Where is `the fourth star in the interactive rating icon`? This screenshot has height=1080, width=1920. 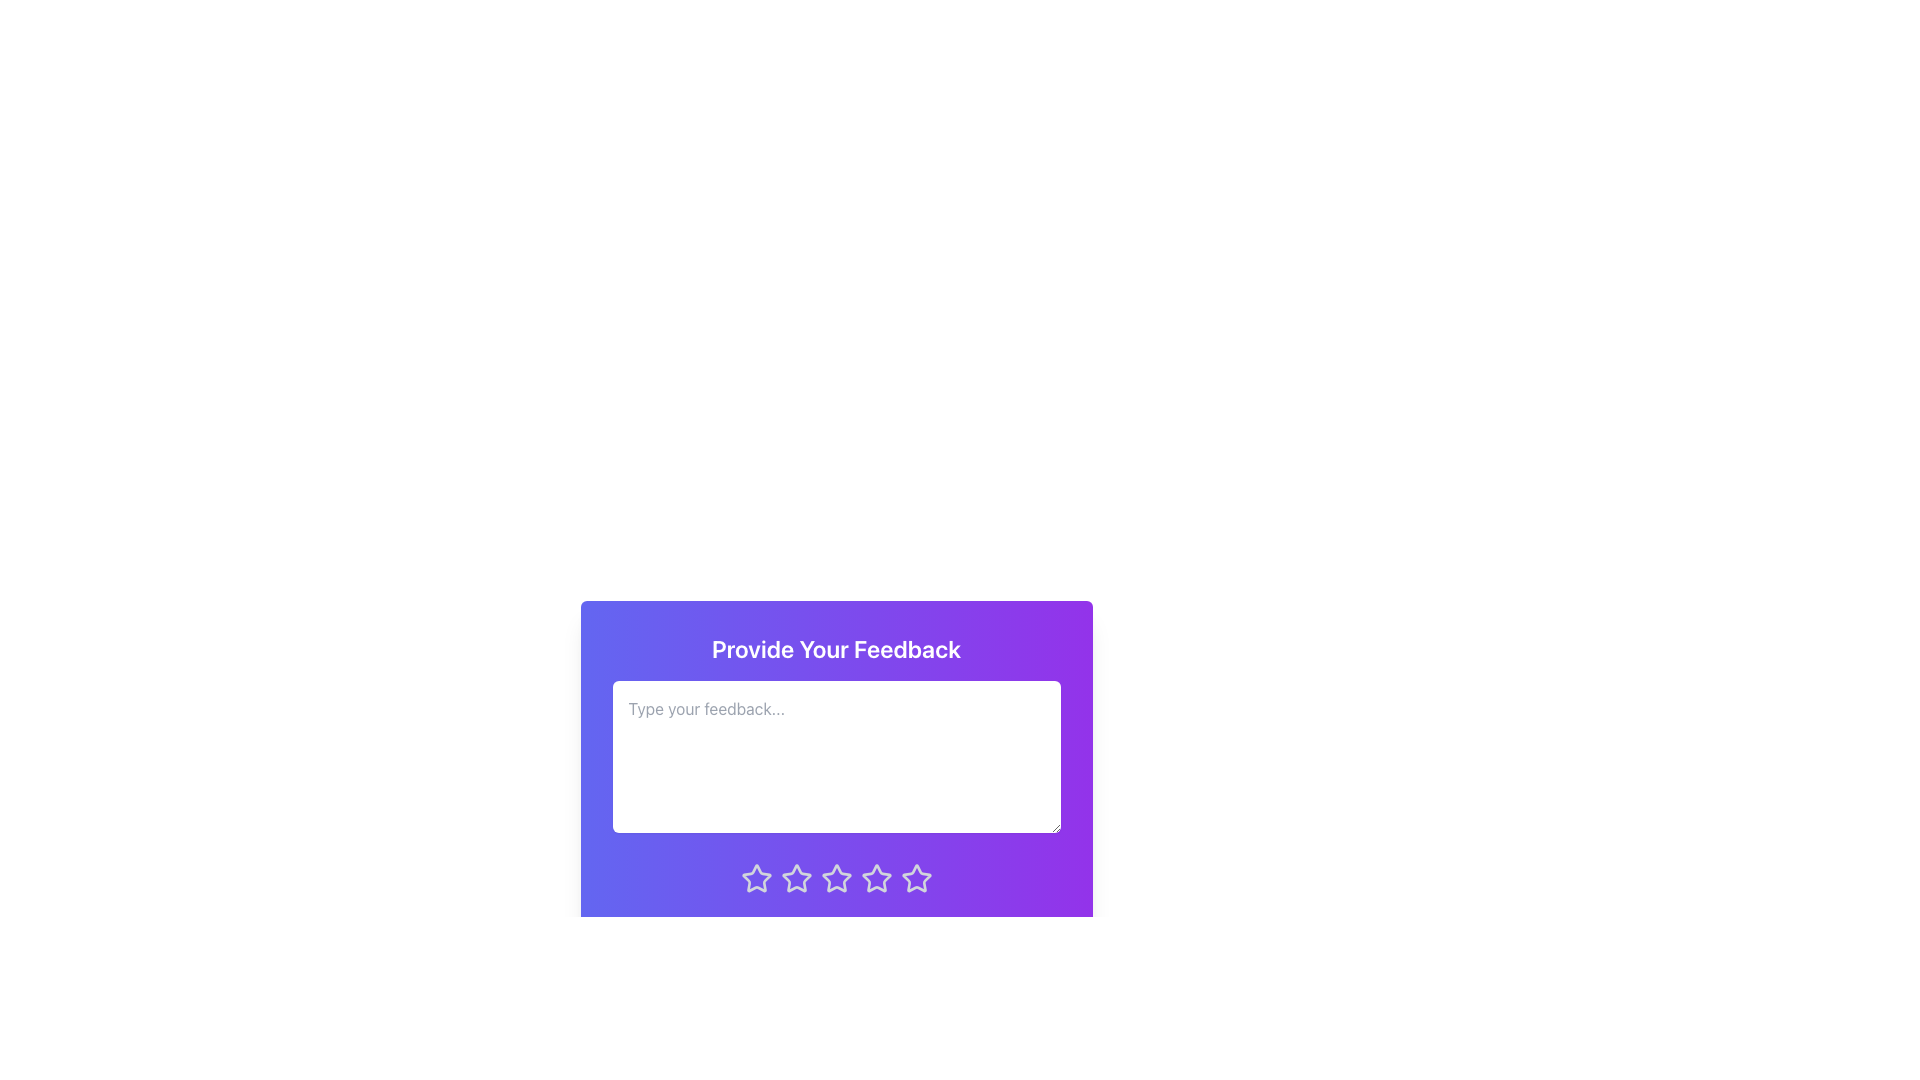 the fourth star in the interactive rating icon is located at coordinates (876, 877).